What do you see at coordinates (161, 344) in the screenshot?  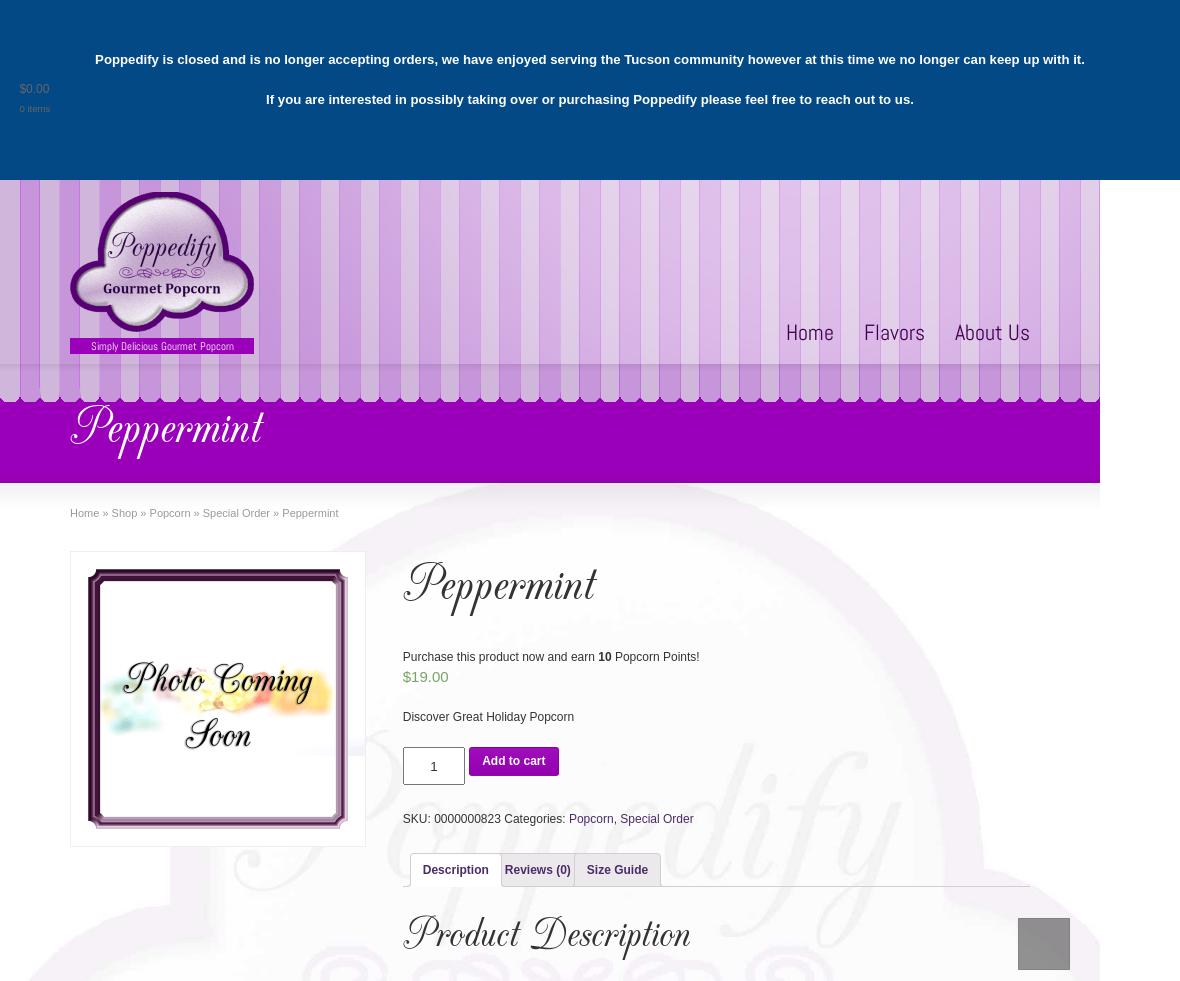 I see `'Simply Delicious Gourmet Popcorn'` at bounding box center [161, 344].